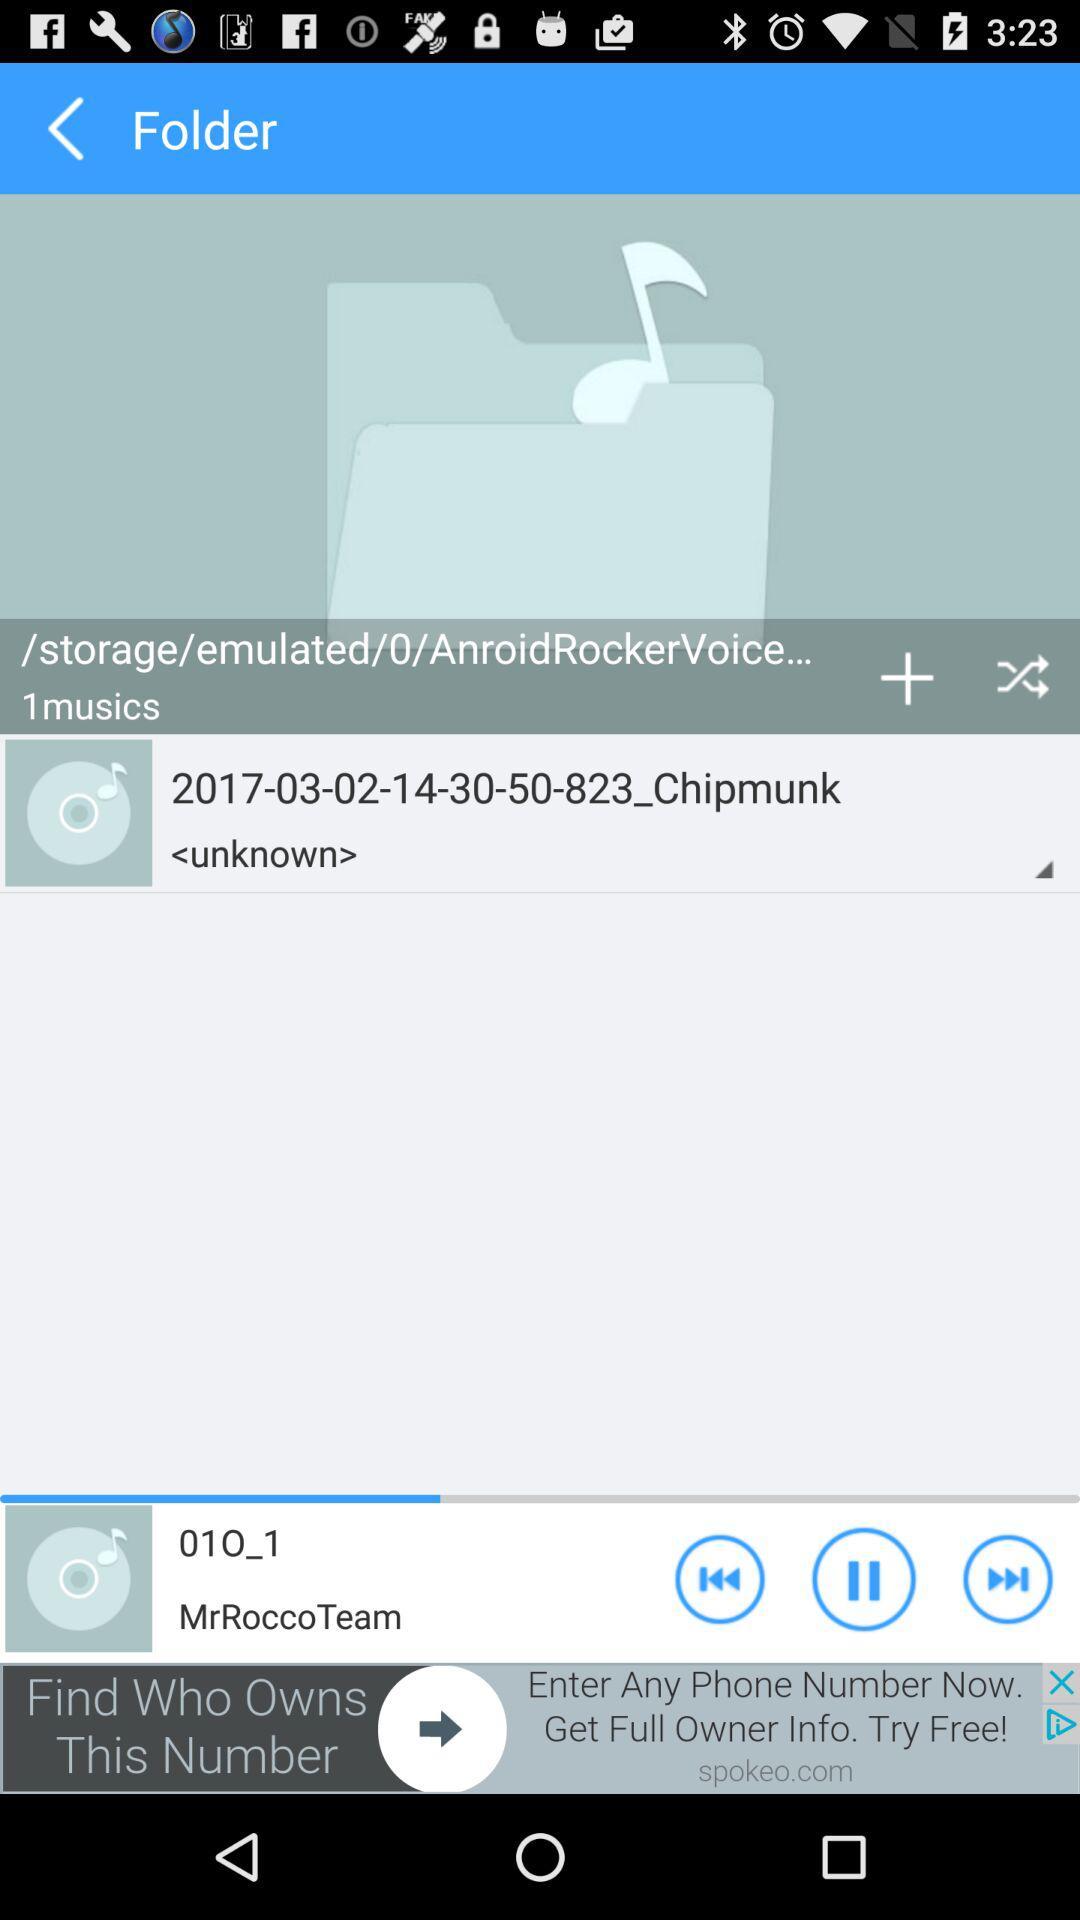 Image resolution: width=1080 pixels, height=1920 pixels. I want to click on the pause icon, so click(863, 1688).